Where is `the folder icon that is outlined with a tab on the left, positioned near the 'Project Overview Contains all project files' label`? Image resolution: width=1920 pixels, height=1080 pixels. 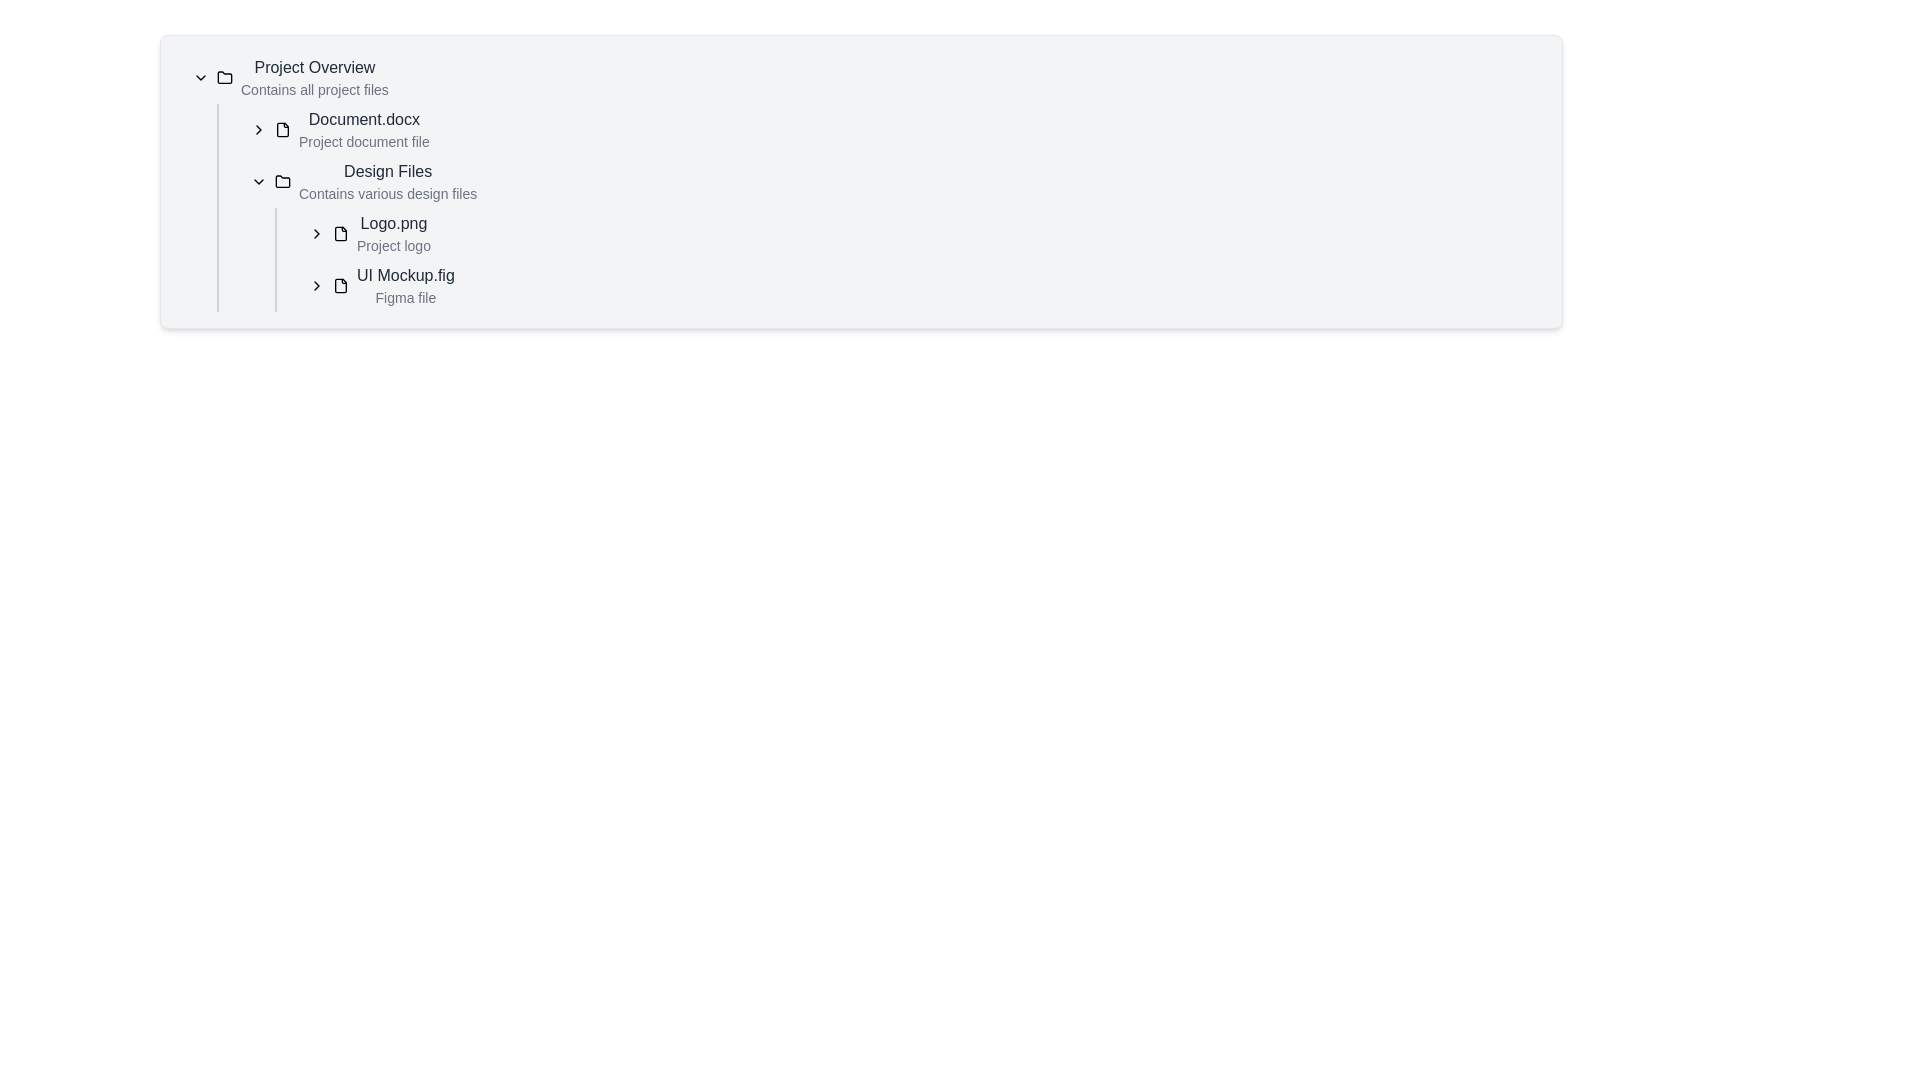
the folder icon that is outlined with a tab on the left, positioned near the 'Project Overview Contains all project files' label is located at coordinates (225, 76).